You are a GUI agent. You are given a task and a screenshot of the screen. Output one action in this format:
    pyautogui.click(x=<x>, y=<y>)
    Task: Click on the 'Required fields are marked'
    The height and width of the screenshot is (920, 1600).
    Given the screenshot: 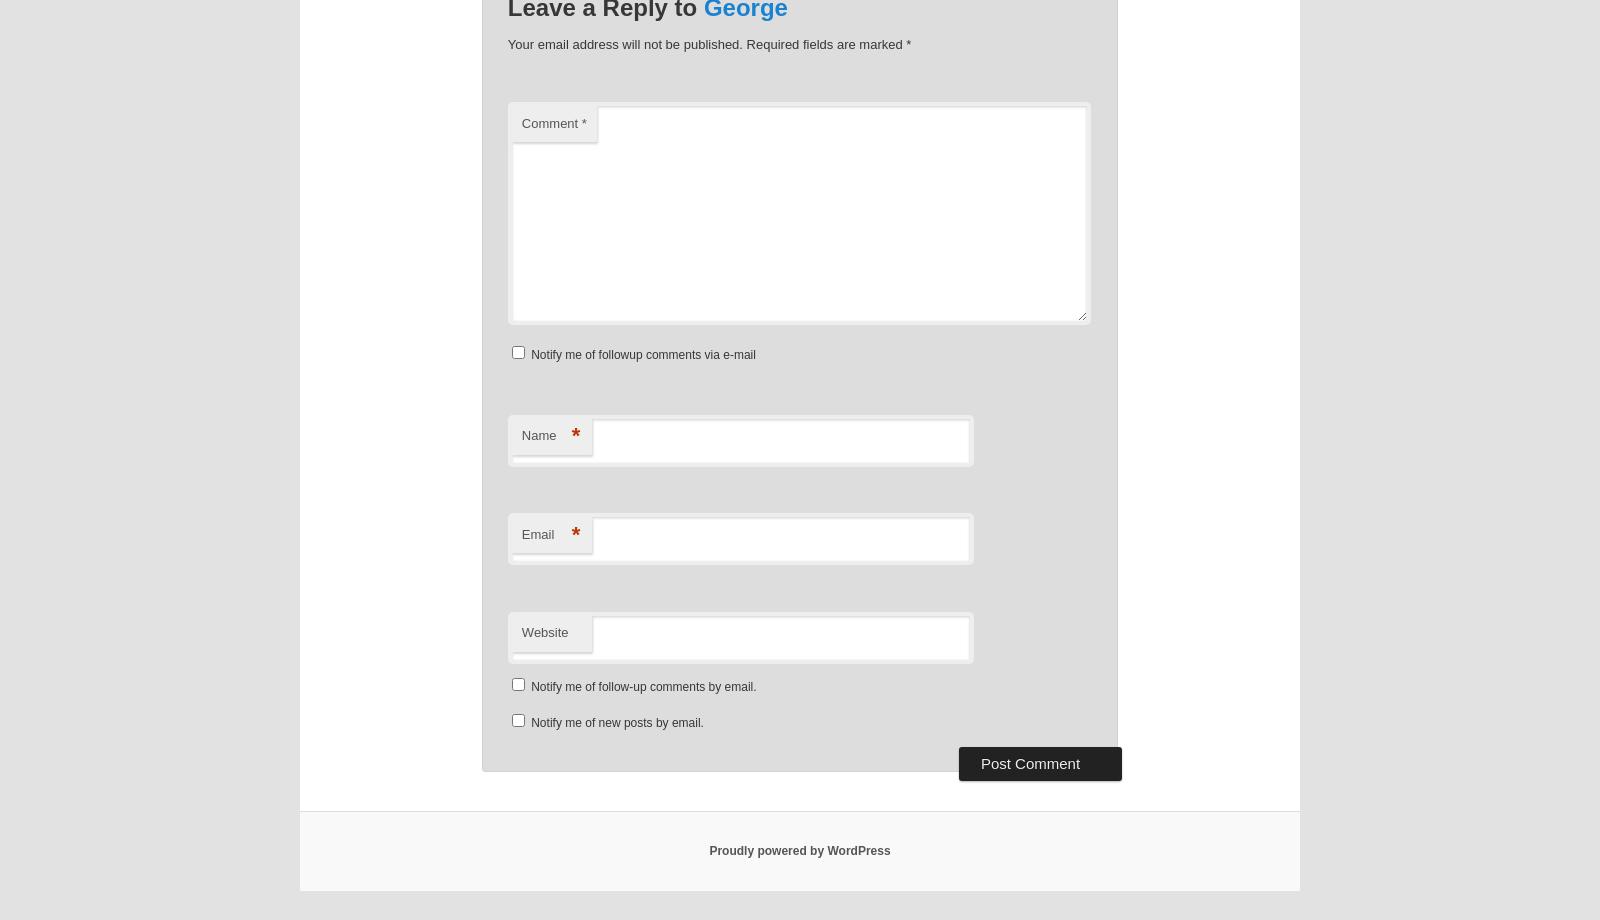 What is the action you would take?
    pyautogui.click(x=745, y=44)
    